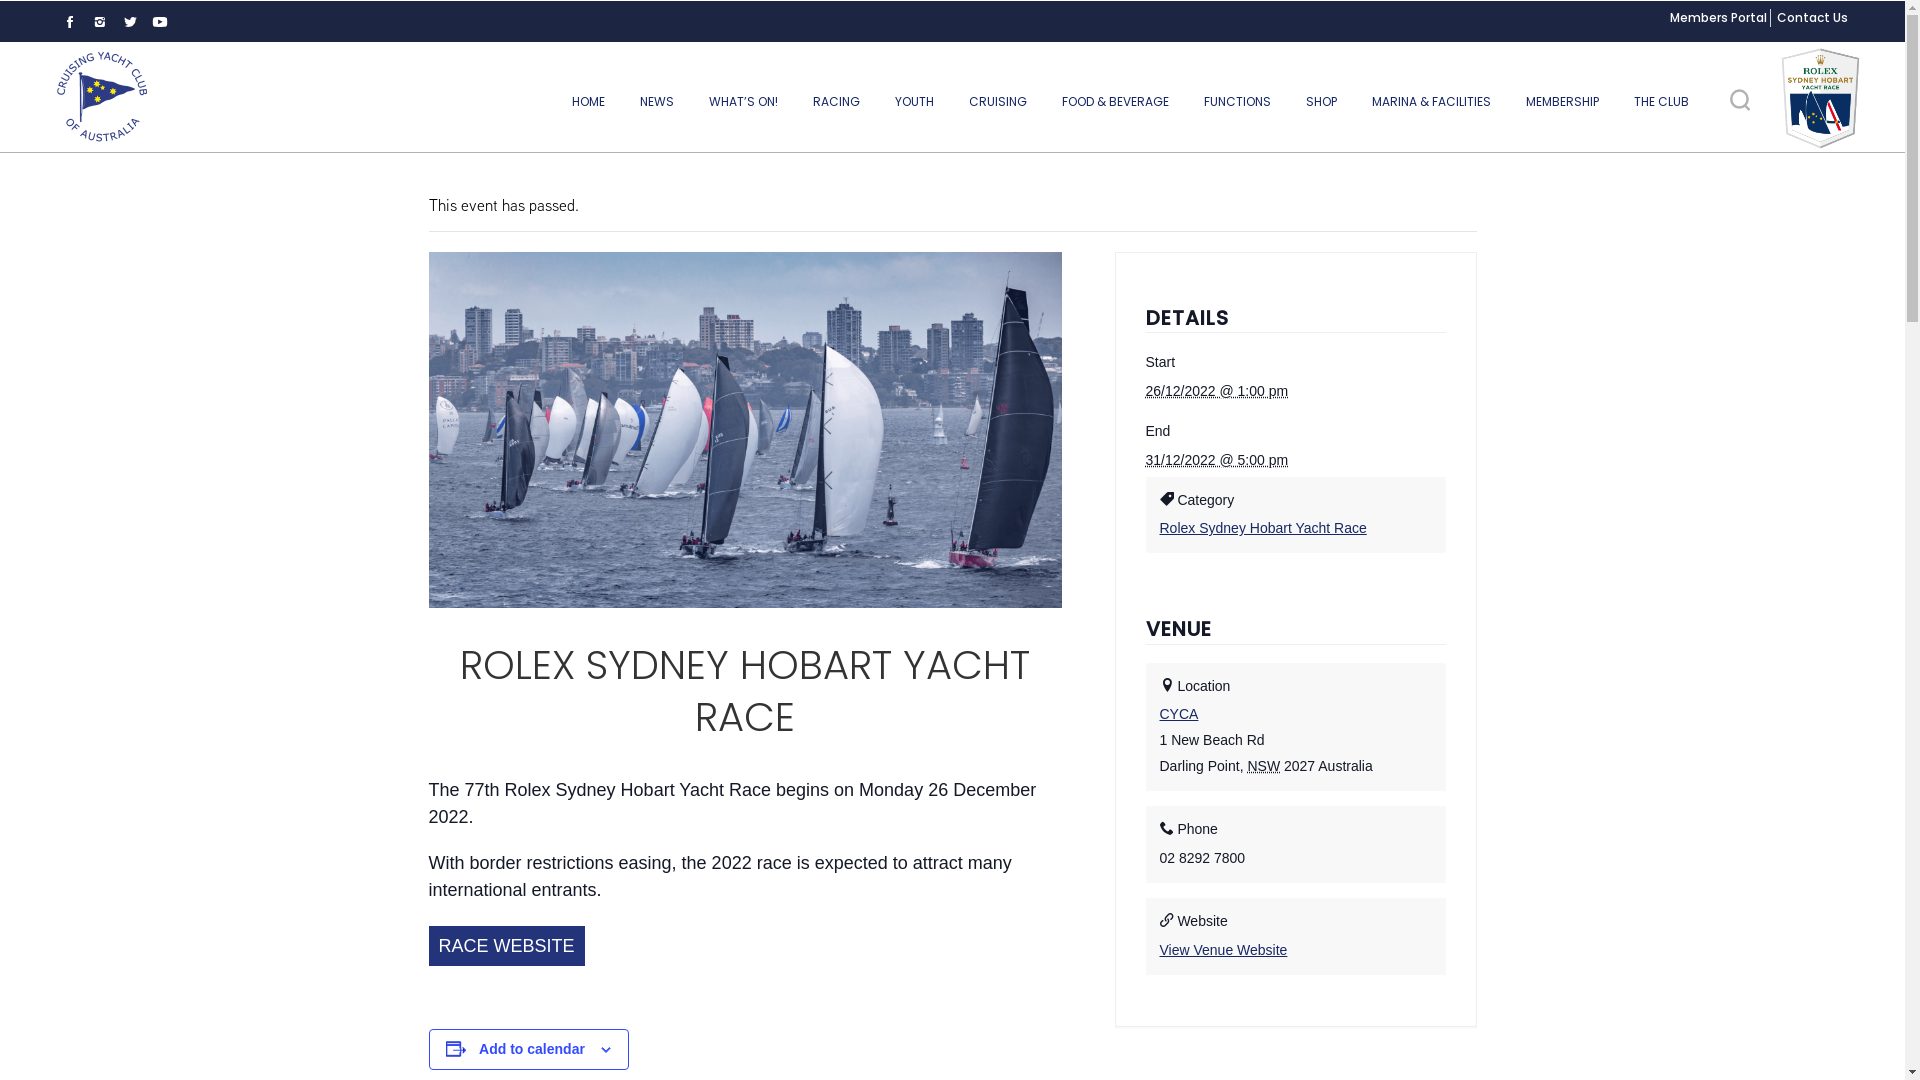 The height and width of the screenshot is (1080, 1920). What do you see at coordinates (1321, 101) in the screenshot?
I see `'SHOP'` at bounding box center [1321, 101].